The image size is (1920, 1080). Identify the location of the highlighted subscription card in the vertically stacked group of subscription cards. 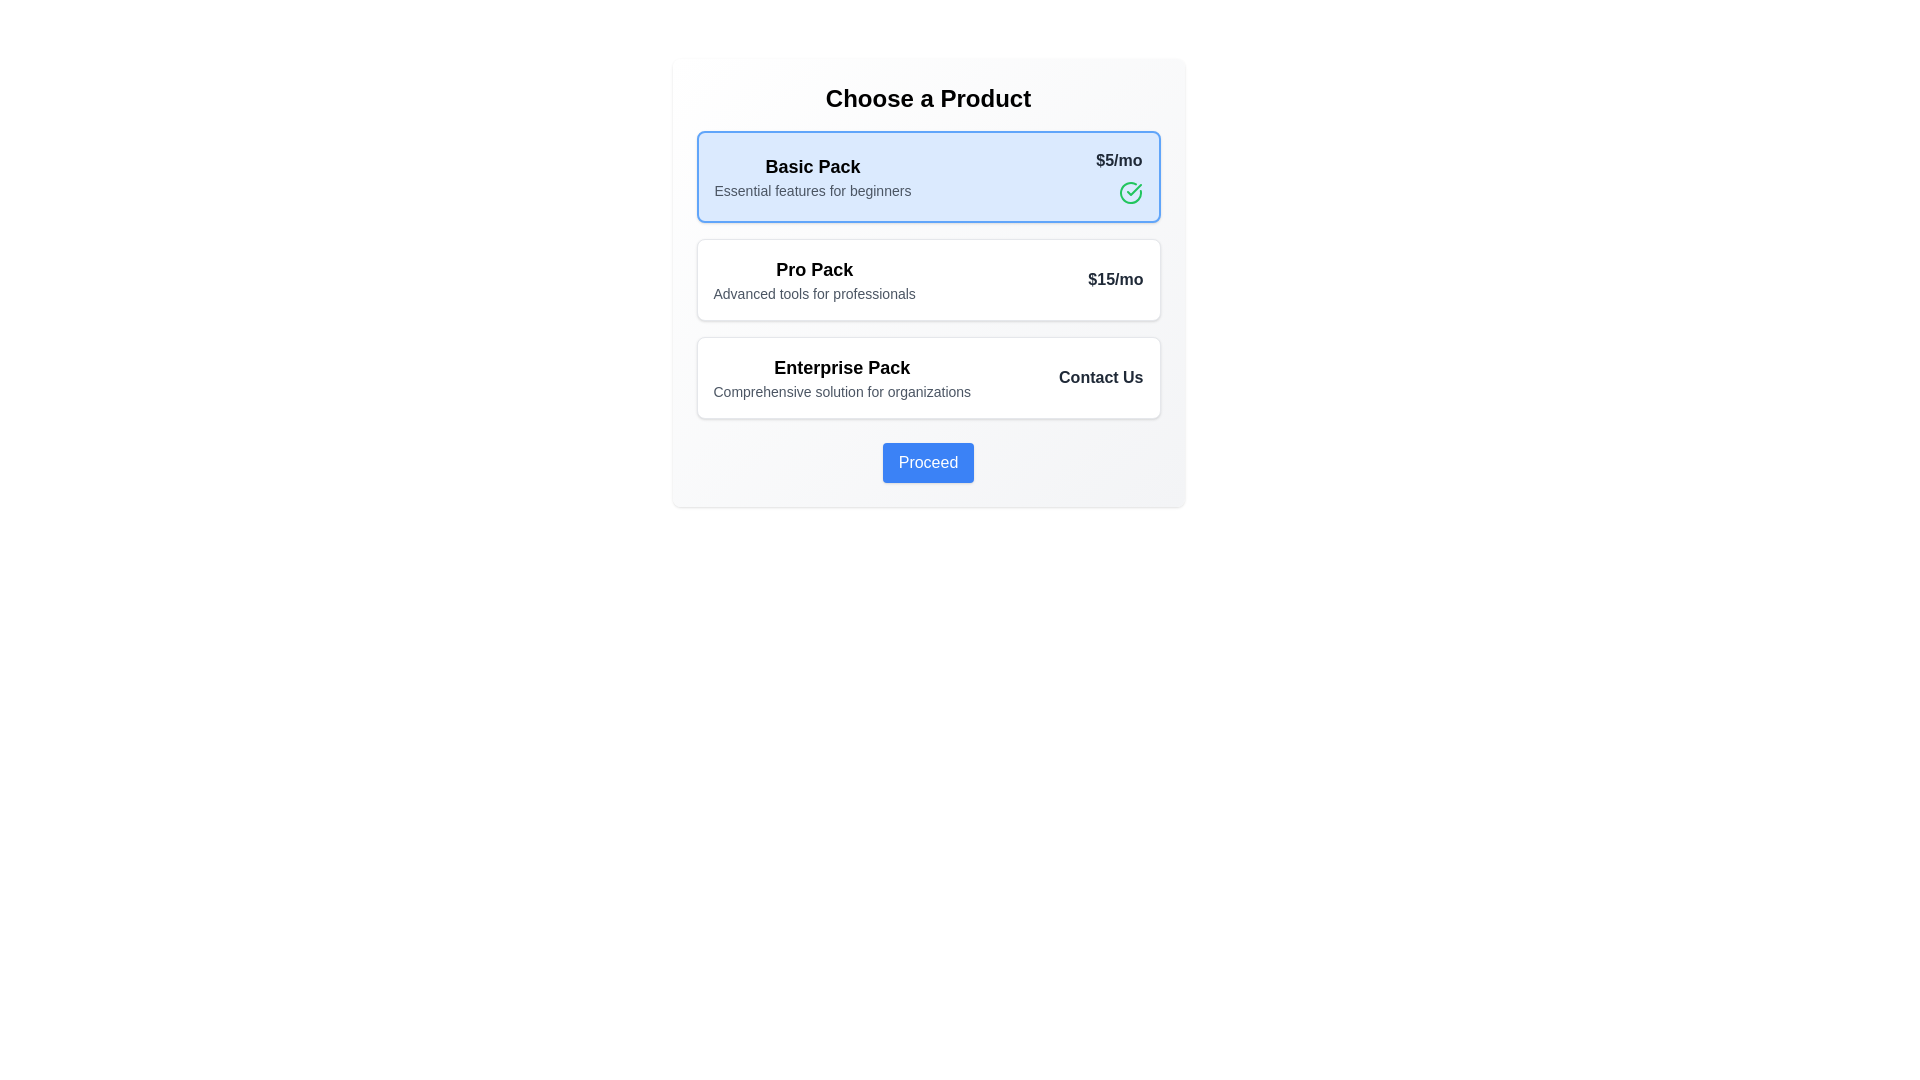
(927, 274).